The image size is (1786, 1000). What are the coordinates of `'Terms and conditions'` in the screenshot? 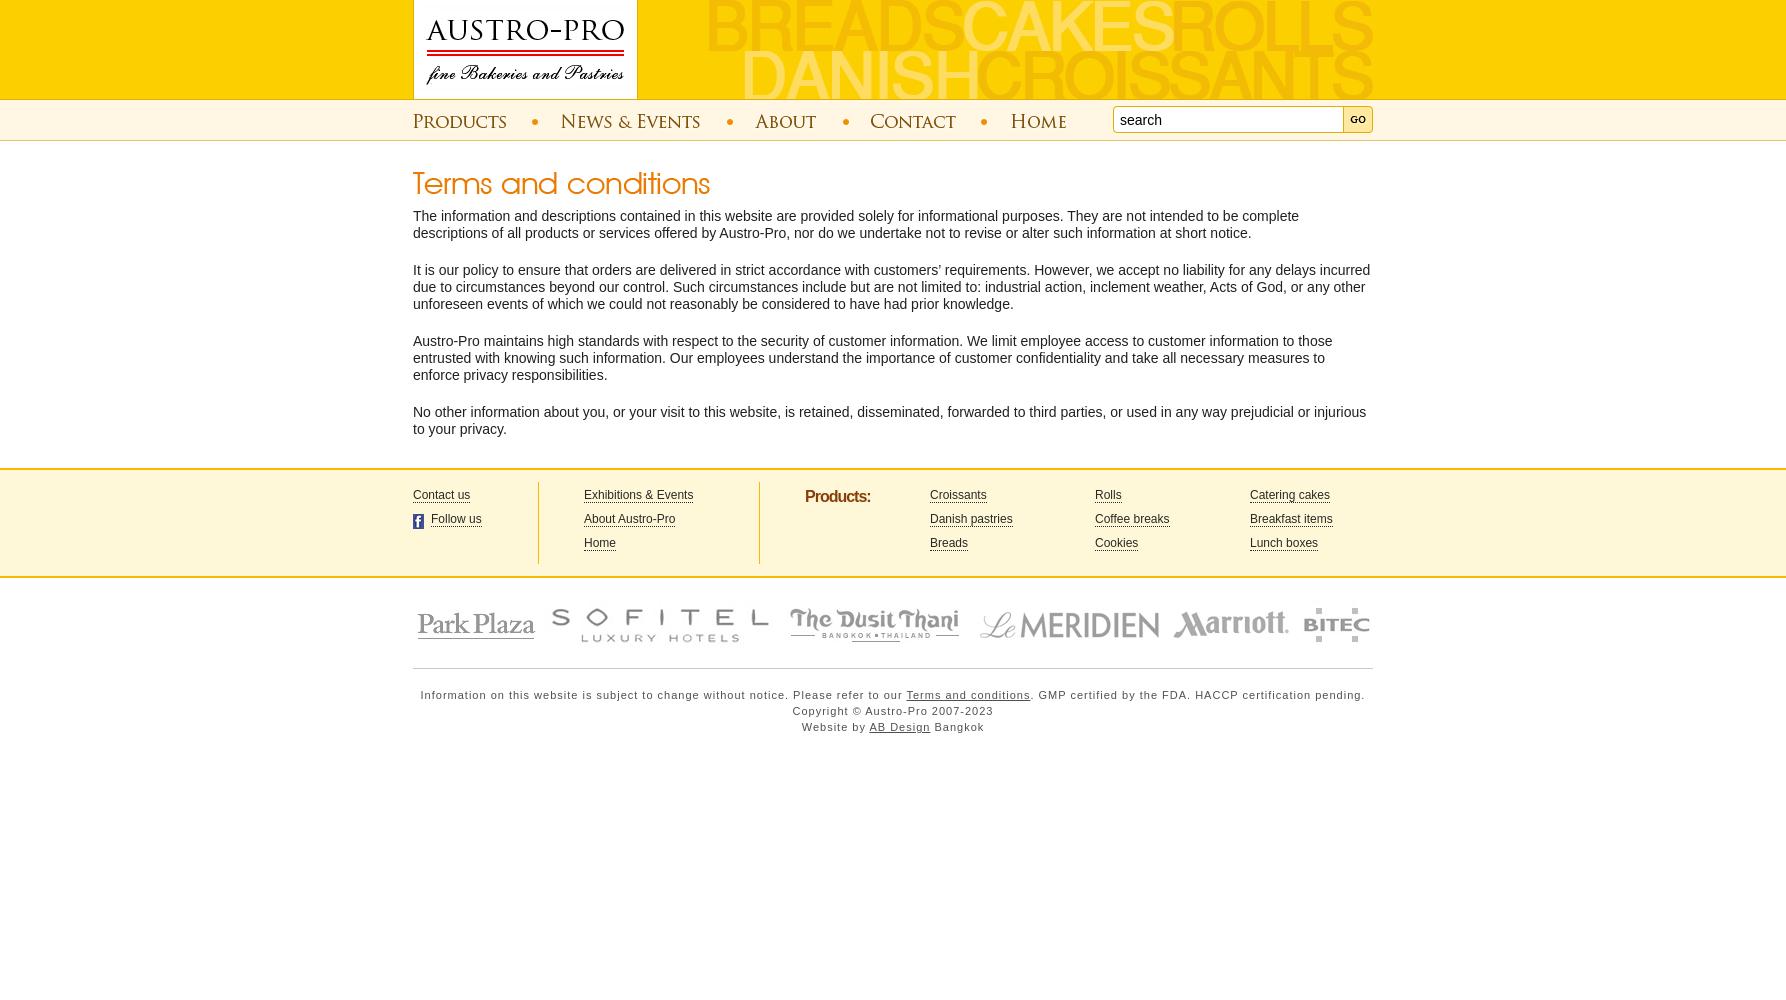 It's located at (968, 694).